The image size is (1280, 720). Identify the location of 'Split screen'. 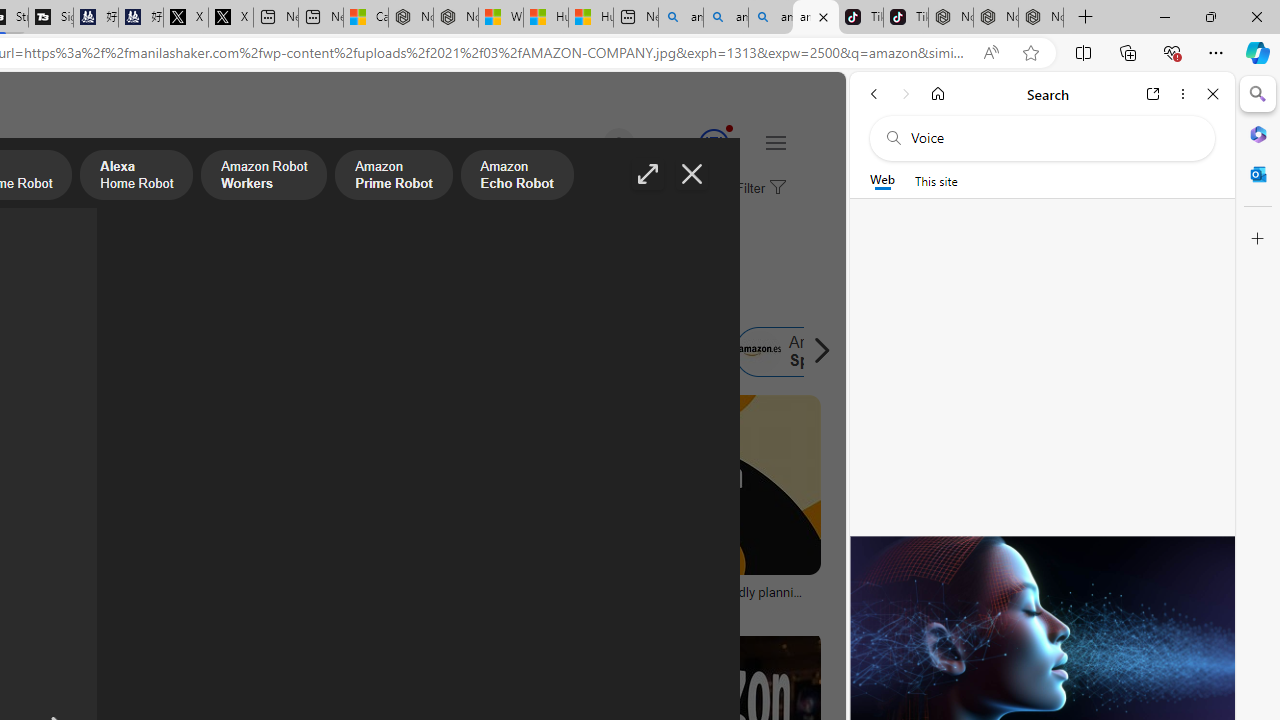
(1082, 51).